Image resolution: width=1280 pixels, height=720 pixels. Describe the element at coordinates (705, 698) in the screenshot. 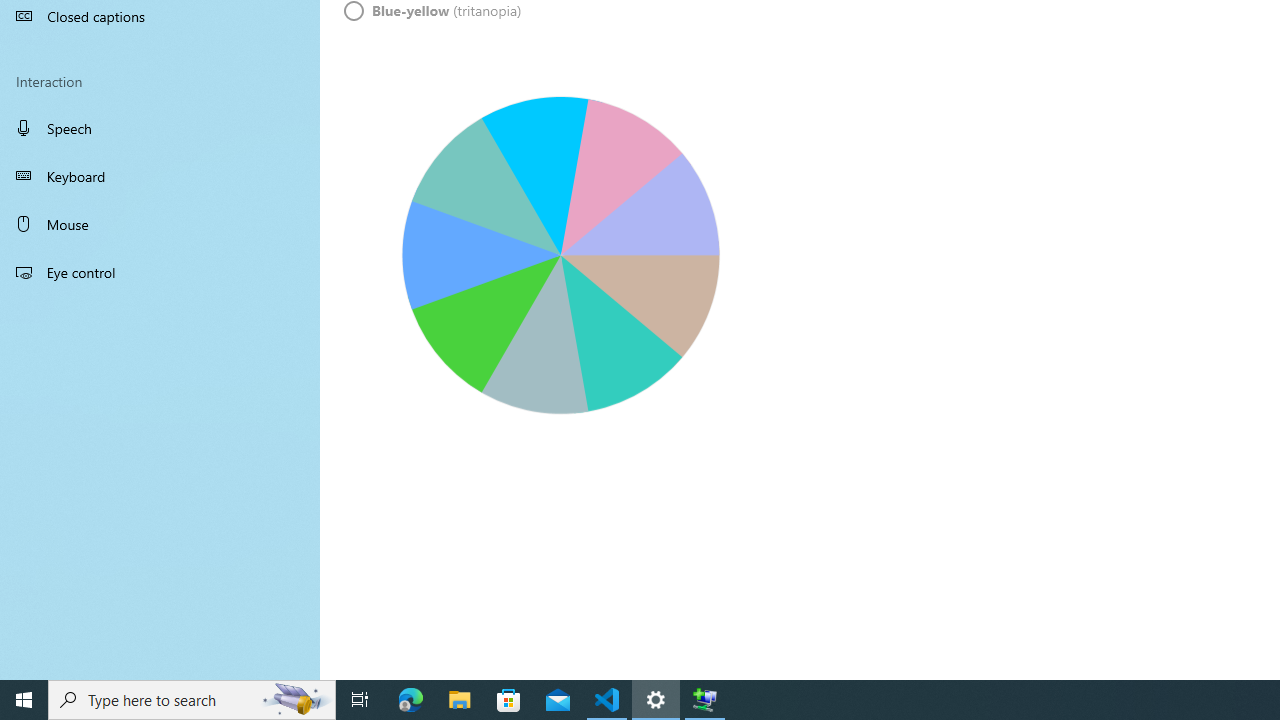

I see `'Extensible Wizards Host Process - 1 running window'` at that location.